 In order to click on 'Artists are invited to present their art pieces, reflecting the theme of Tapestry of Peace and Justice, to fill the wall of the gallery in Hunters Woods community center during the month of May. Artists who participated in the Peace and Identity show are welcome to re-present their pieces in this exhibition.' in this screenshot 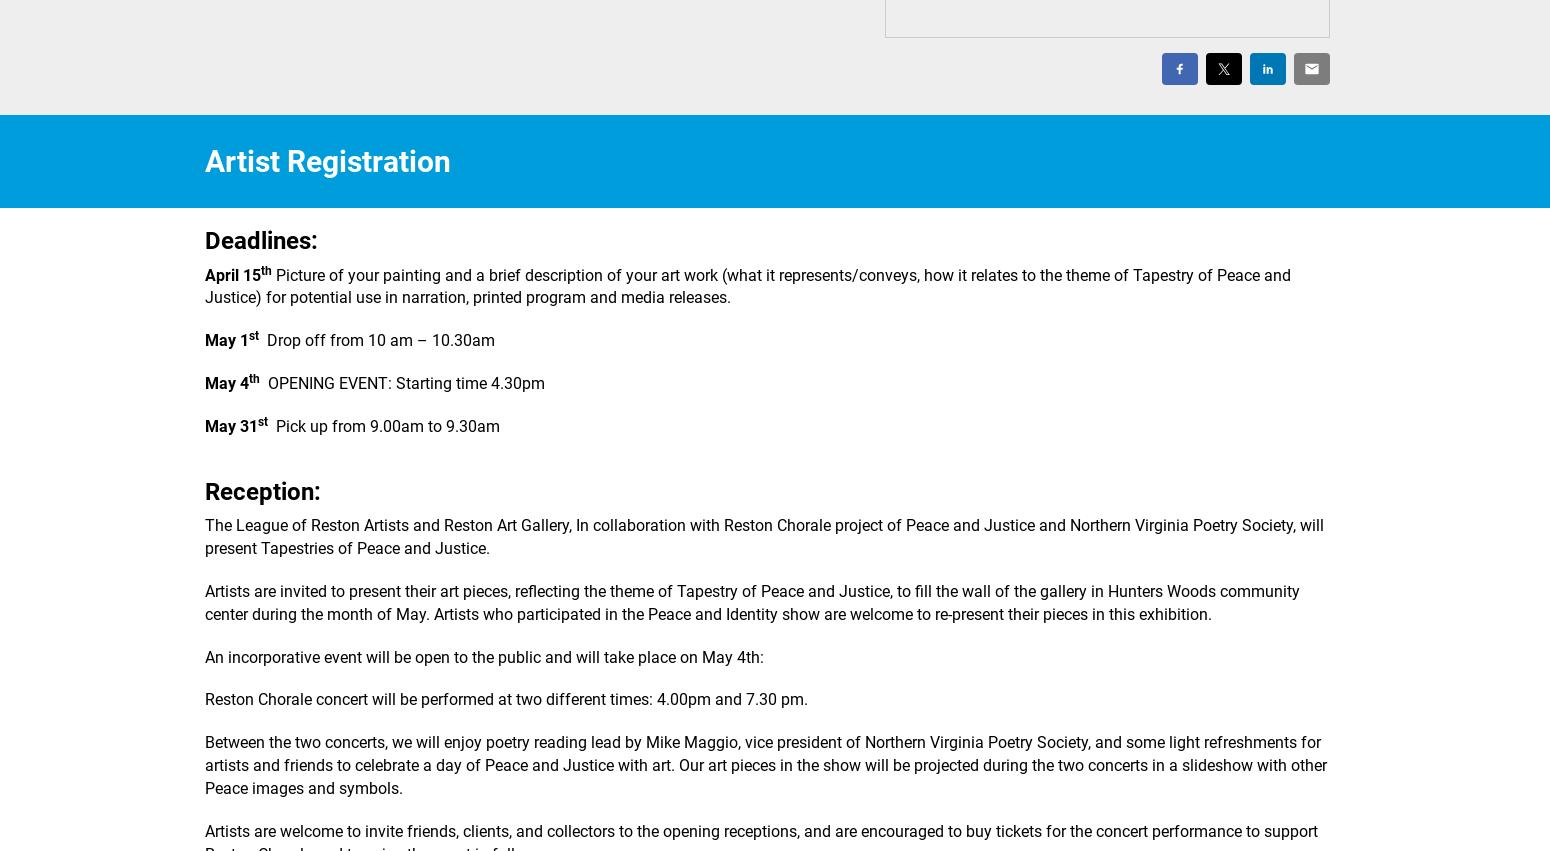, I will do `click(752, 601)`.